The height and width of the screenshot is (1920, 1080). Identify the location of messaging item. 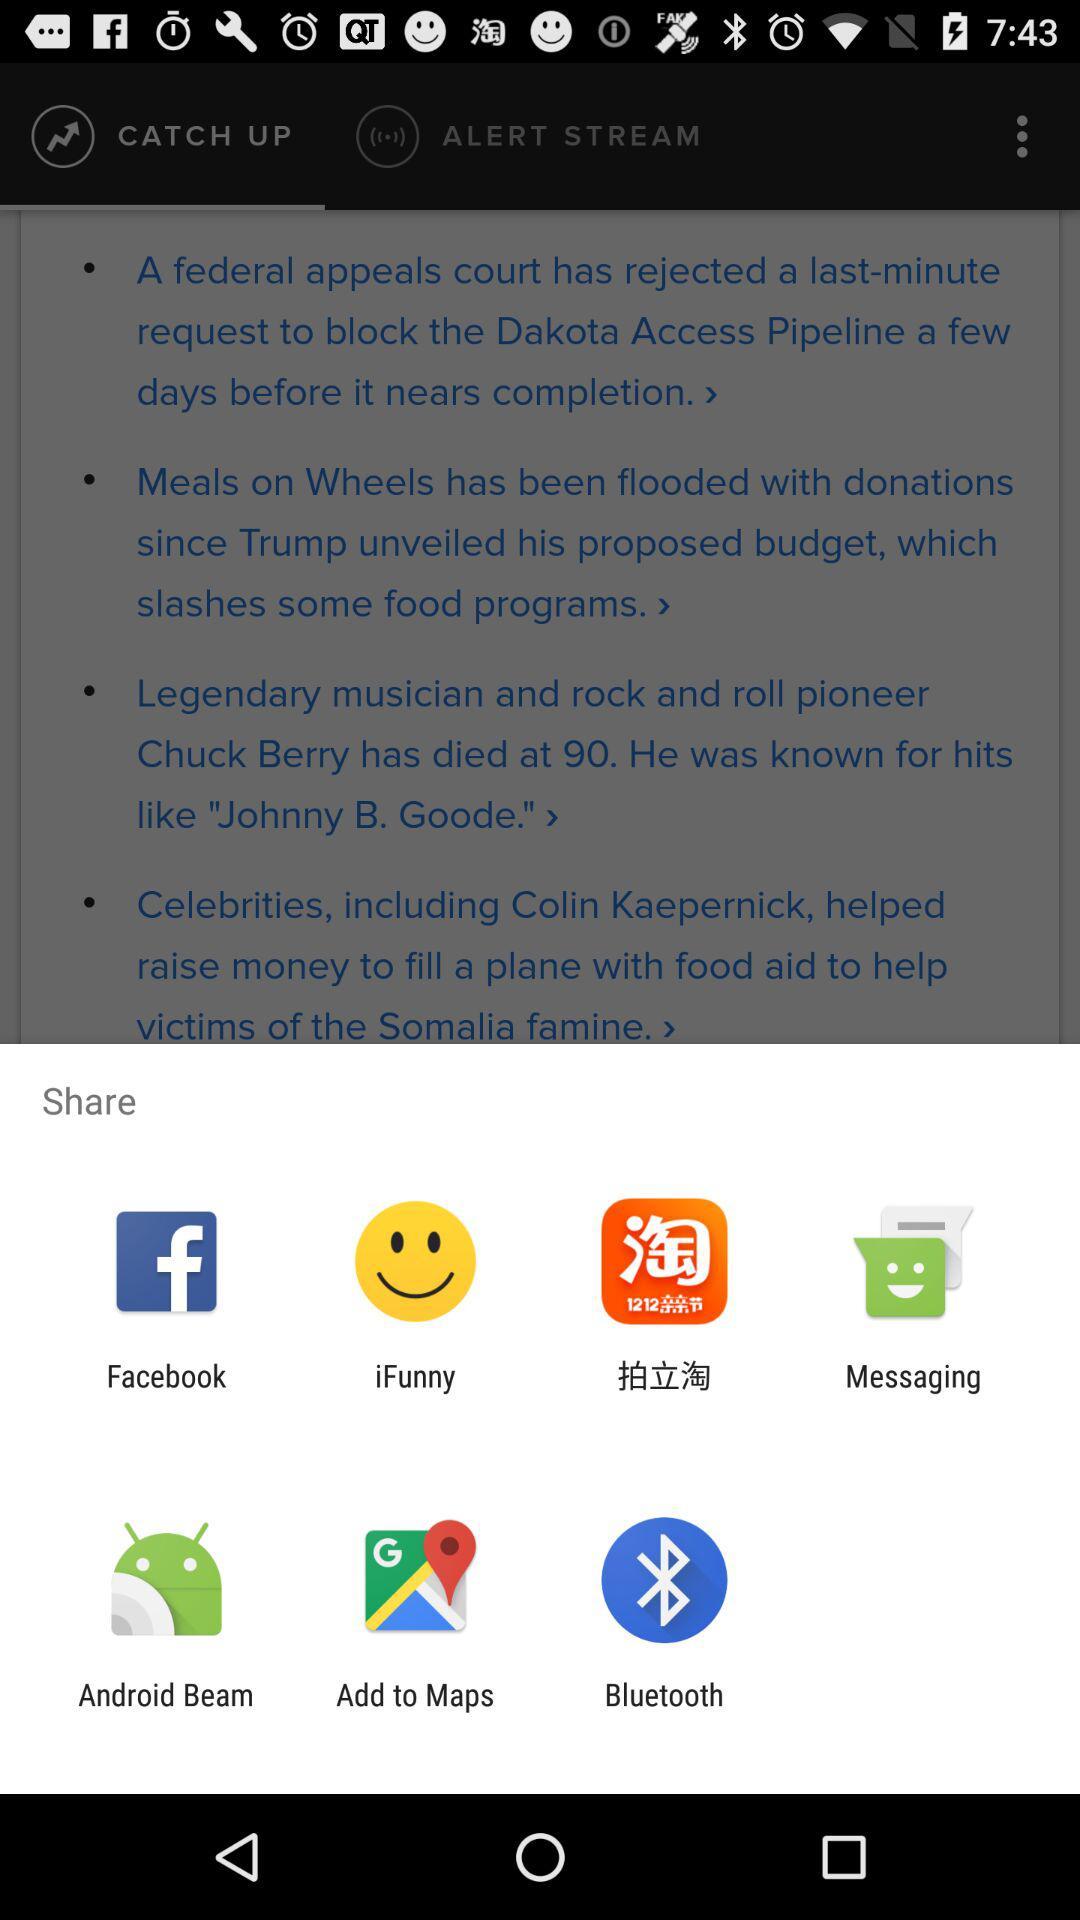
(913, 1392).